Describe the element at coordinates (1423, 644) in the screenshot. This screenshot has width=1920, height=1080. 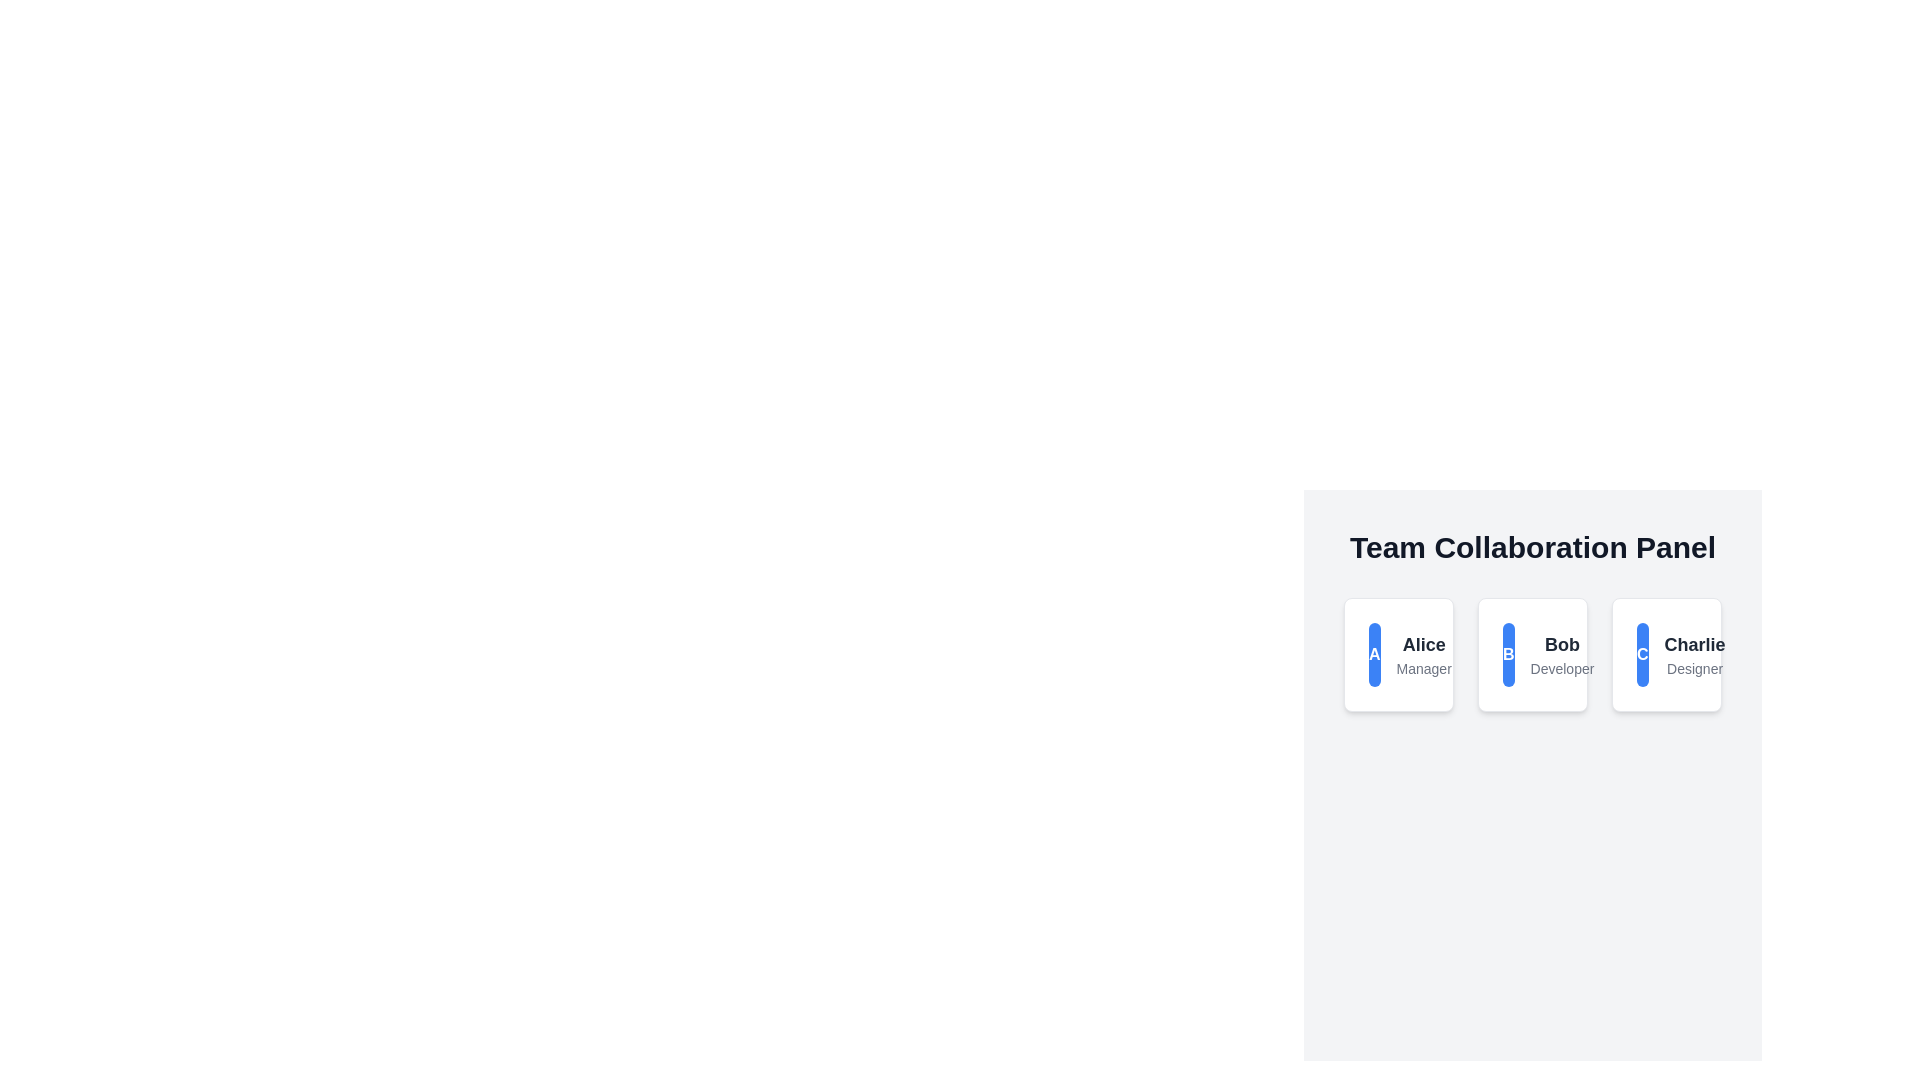
I see `the static text display element representing the individual named 'Alice' in the team collaboration interface` at that location.